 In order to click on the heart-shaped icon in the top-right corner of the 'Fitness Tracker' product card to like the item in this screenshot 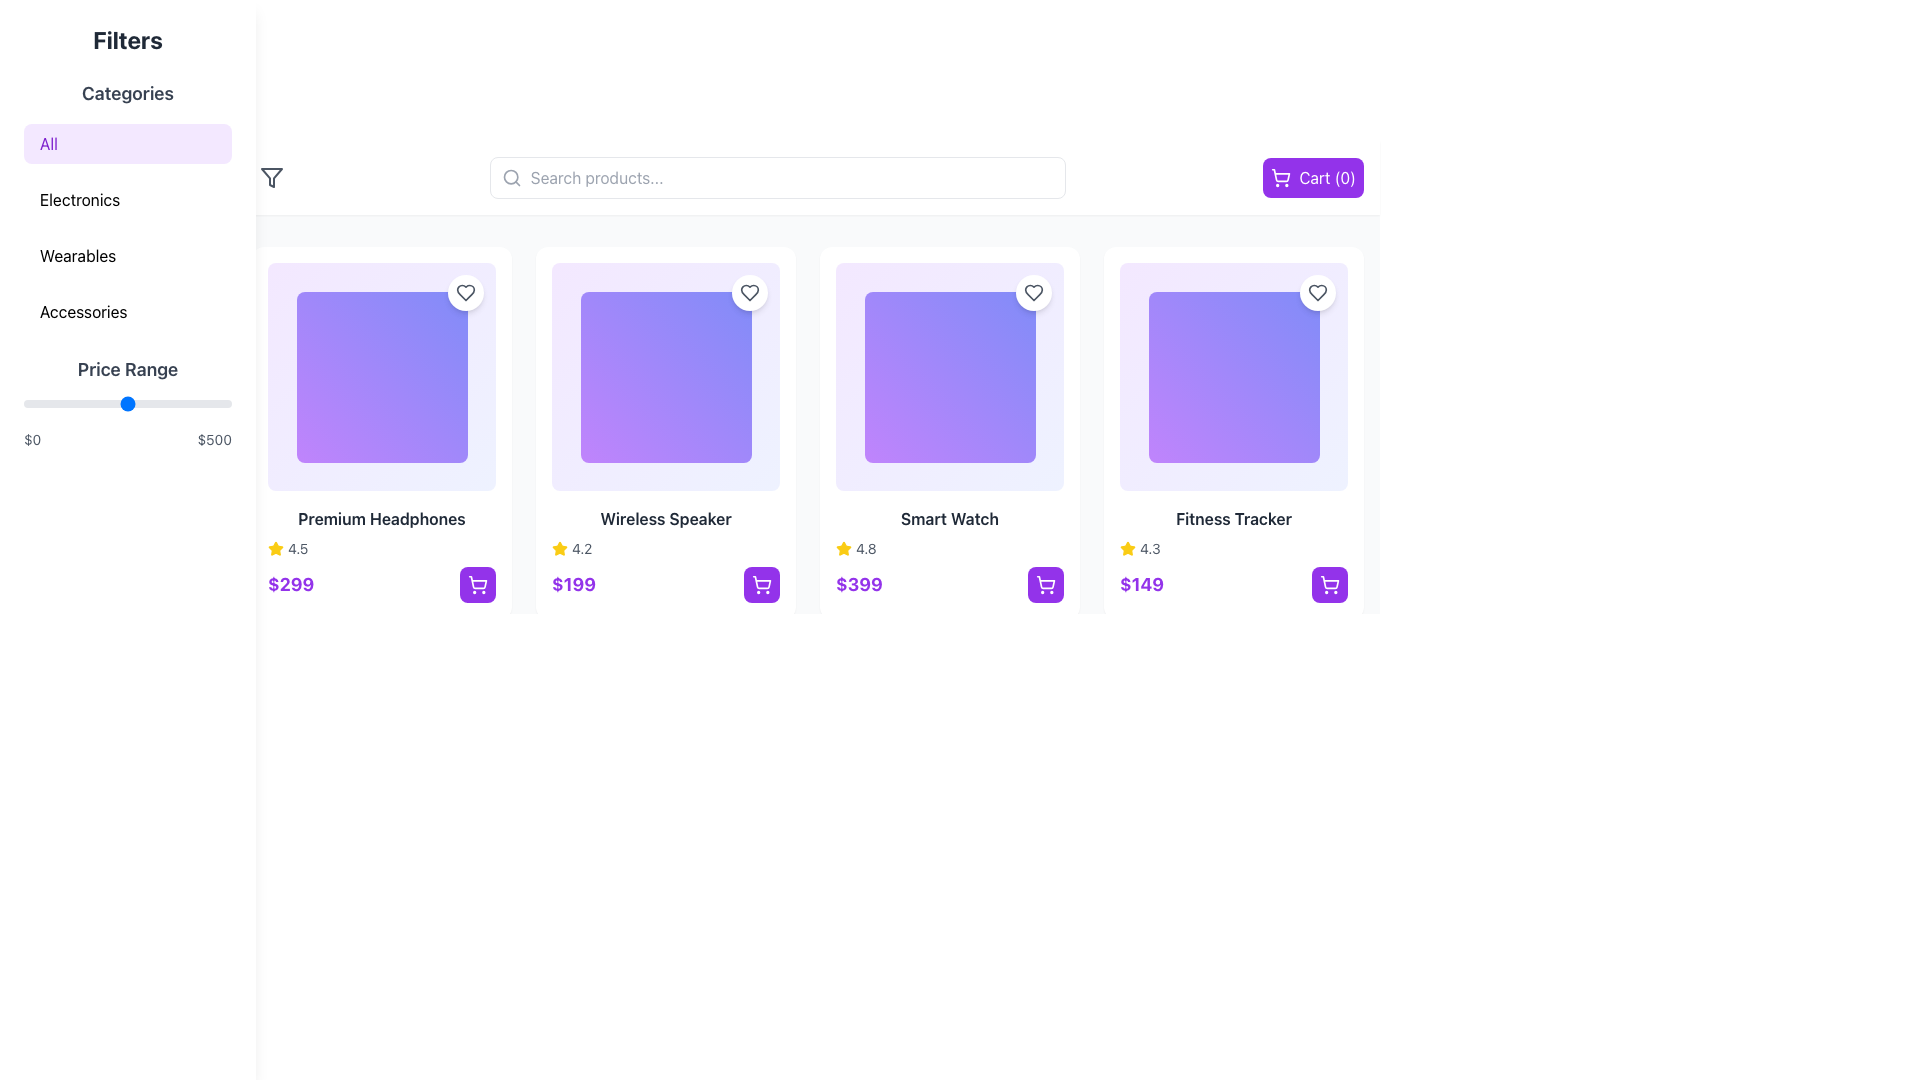, I will do `click(1318, 293)`.